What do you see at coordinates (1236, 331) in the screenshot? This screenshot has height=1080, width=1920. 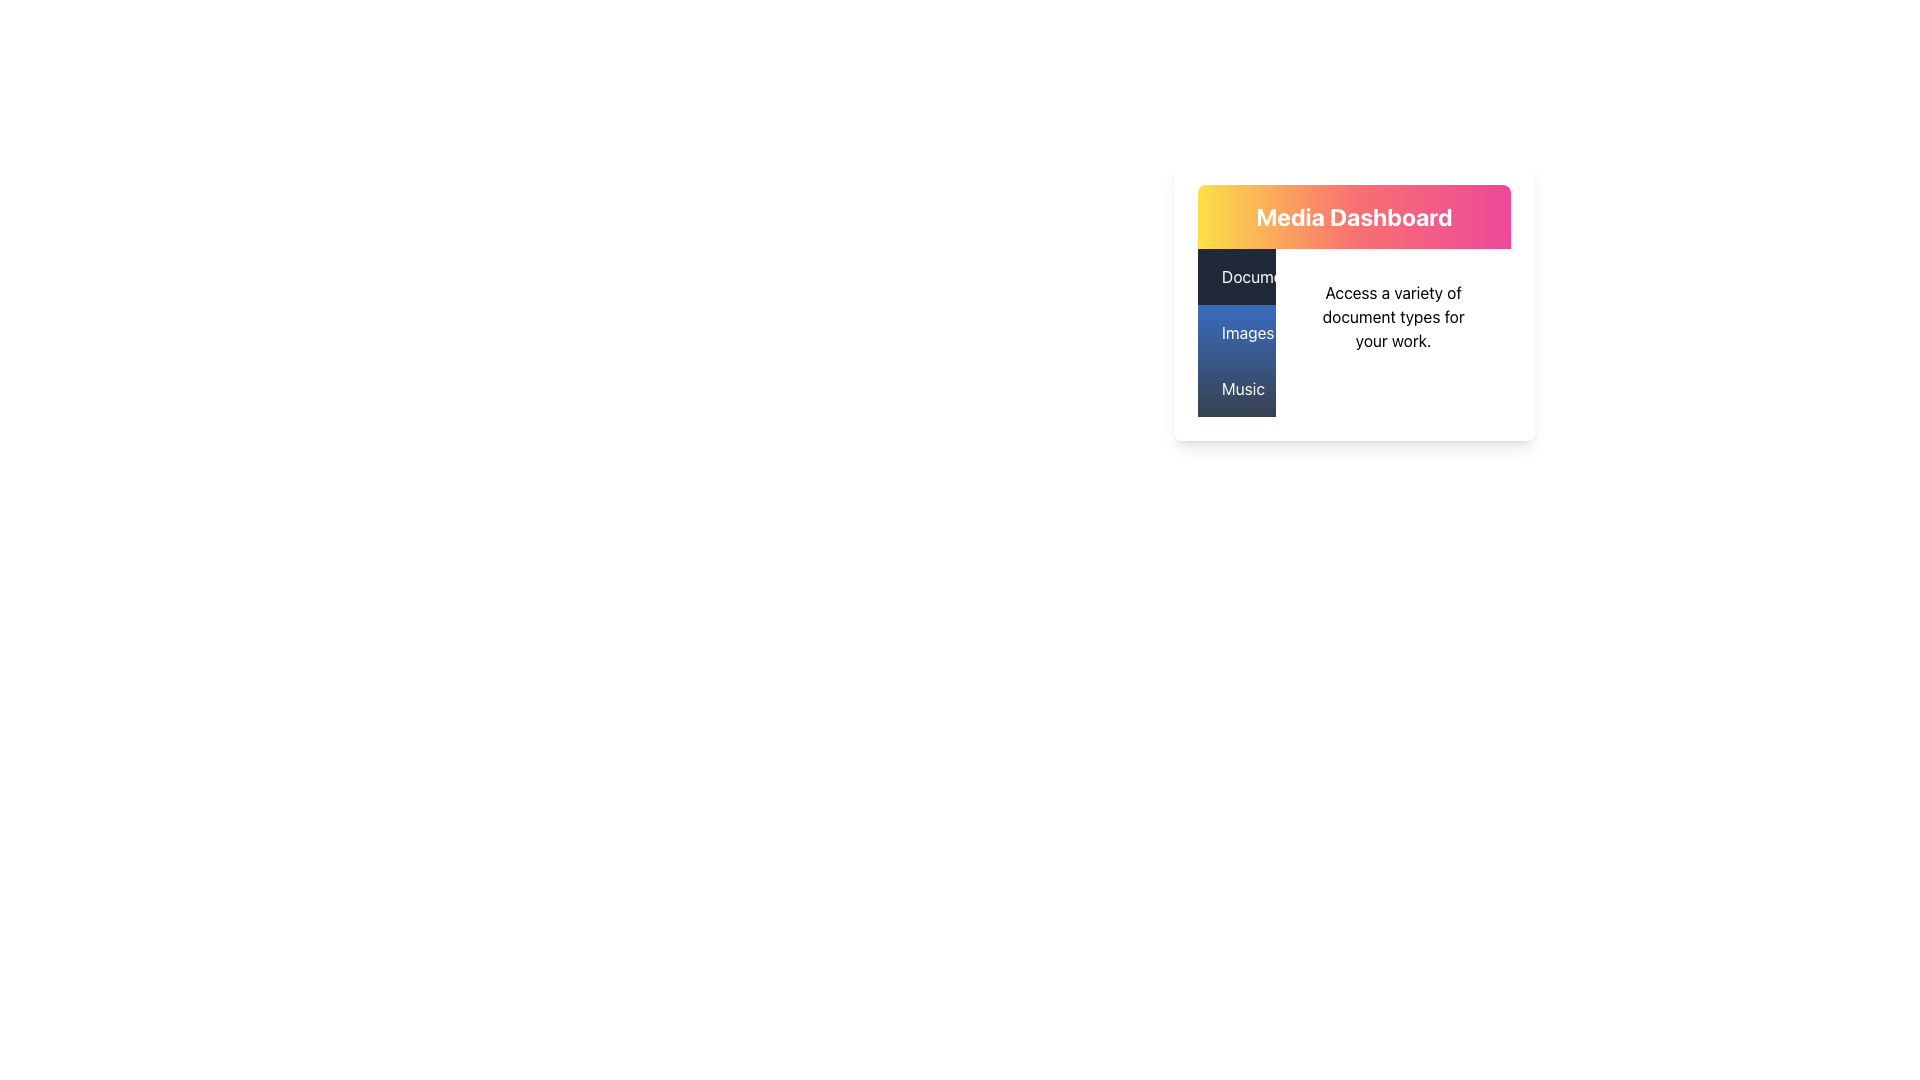 I see `the second navigation menu item that combines an icon and text` at bounding box center [1236, 331].